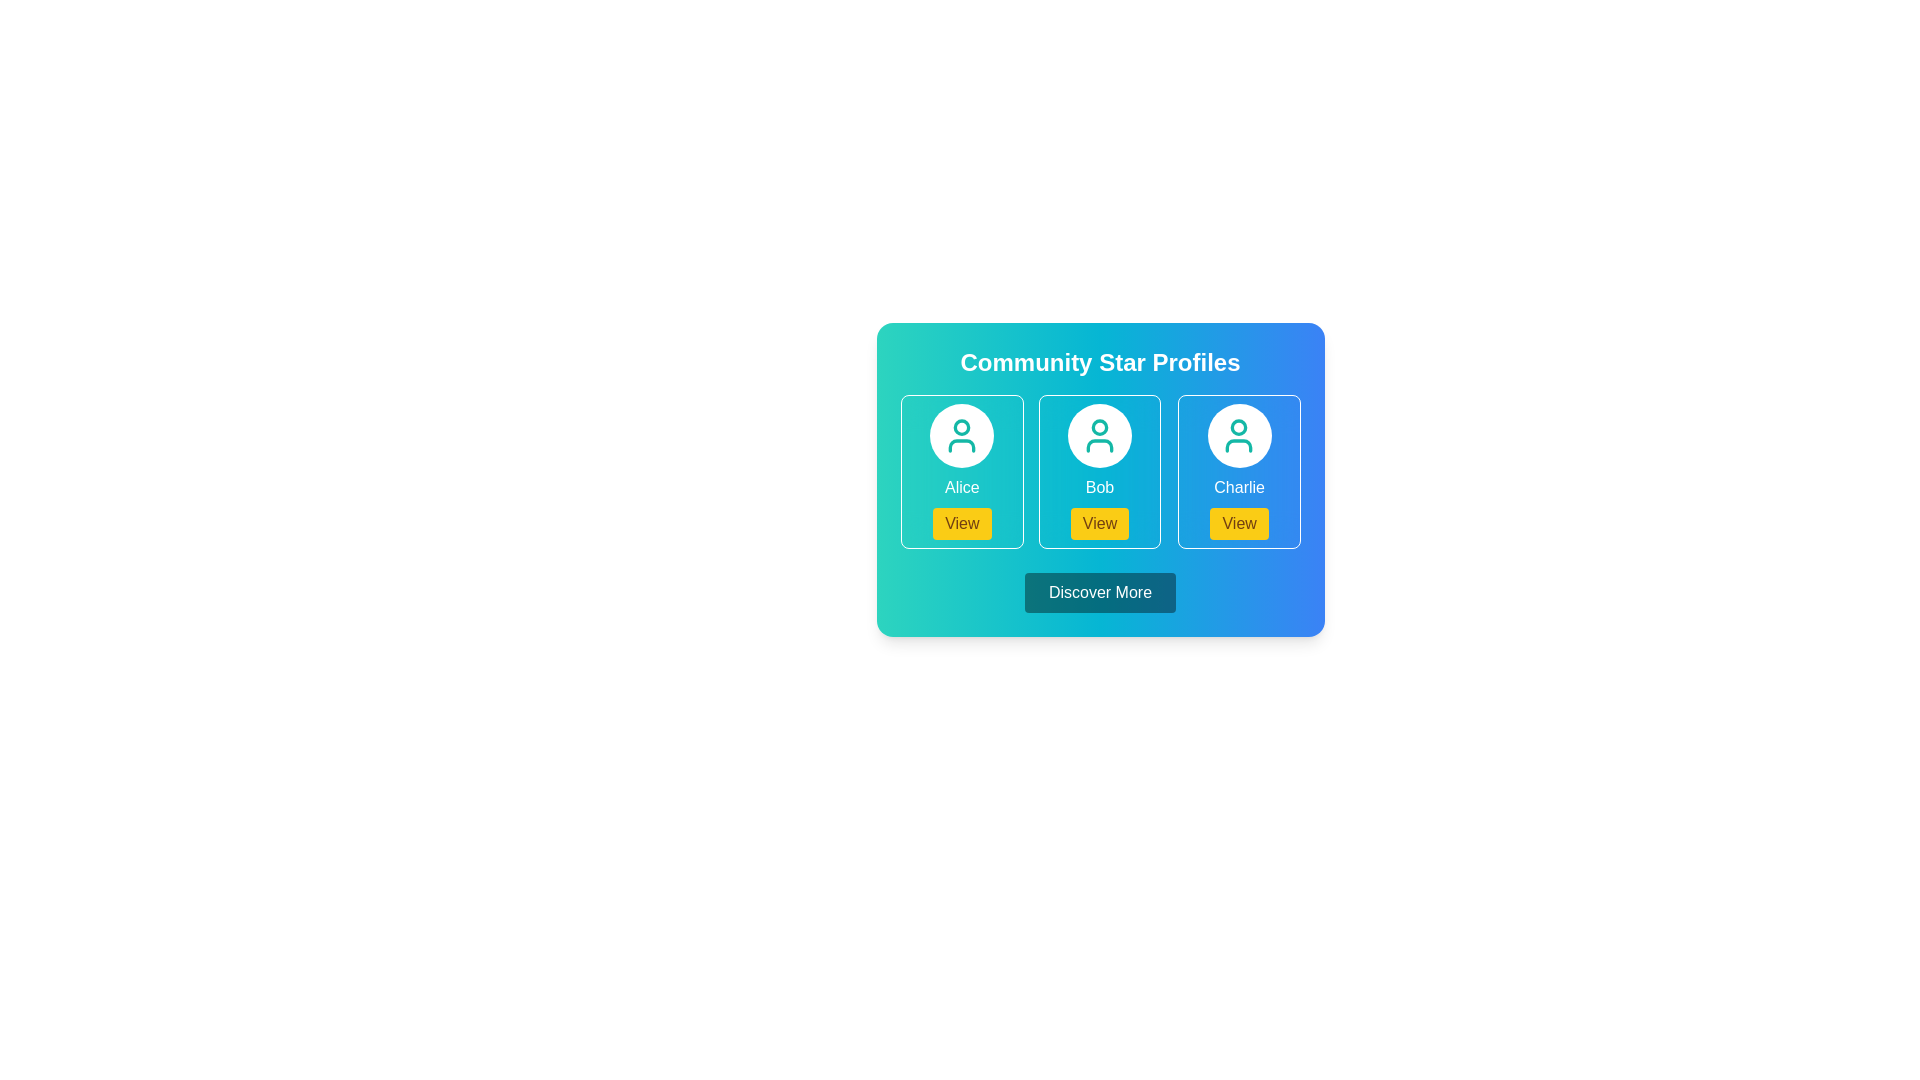 The width and height of the screenshot is (1920, 1080). Describe the element at coordinates (1099, 523) in the screenshot. I see `the button with a yellow background and the text 'View' in dark brown font, located beneath the label 'Bob'` at that location.